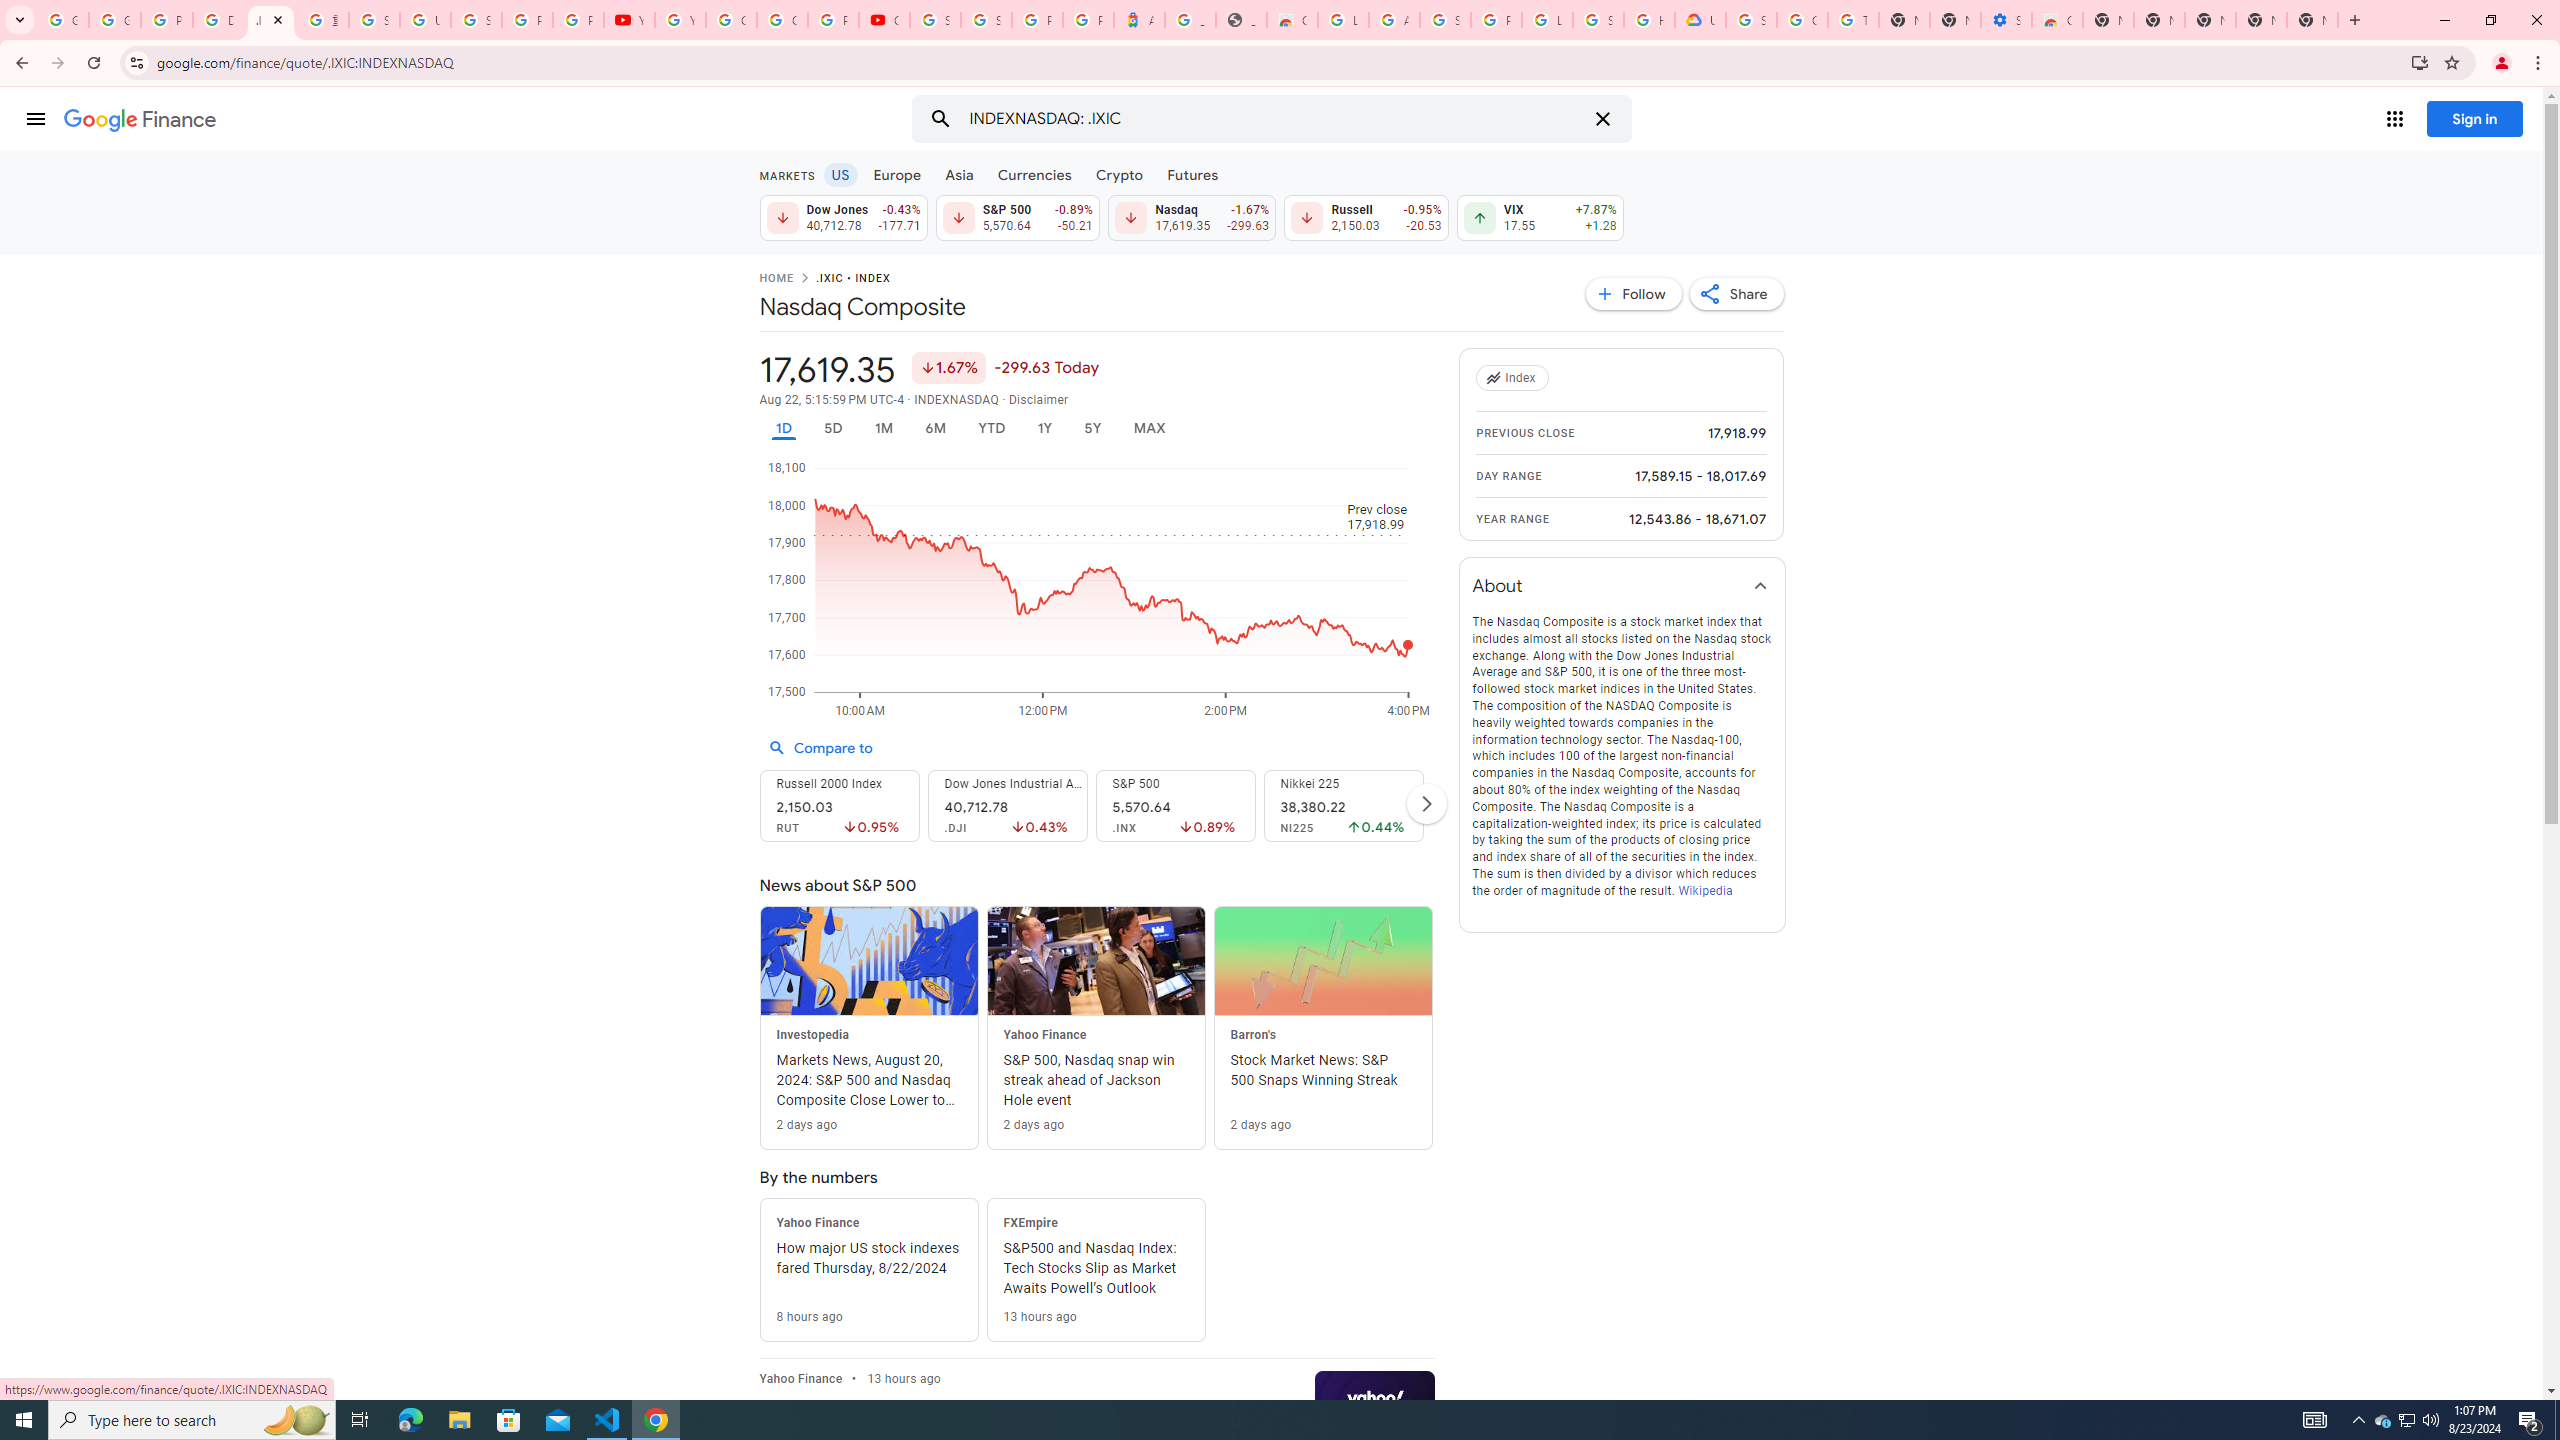  What do you see at coordinates (896, 173) in the screenshot?
I see `'Europe'` at bounding box center [896, 173].